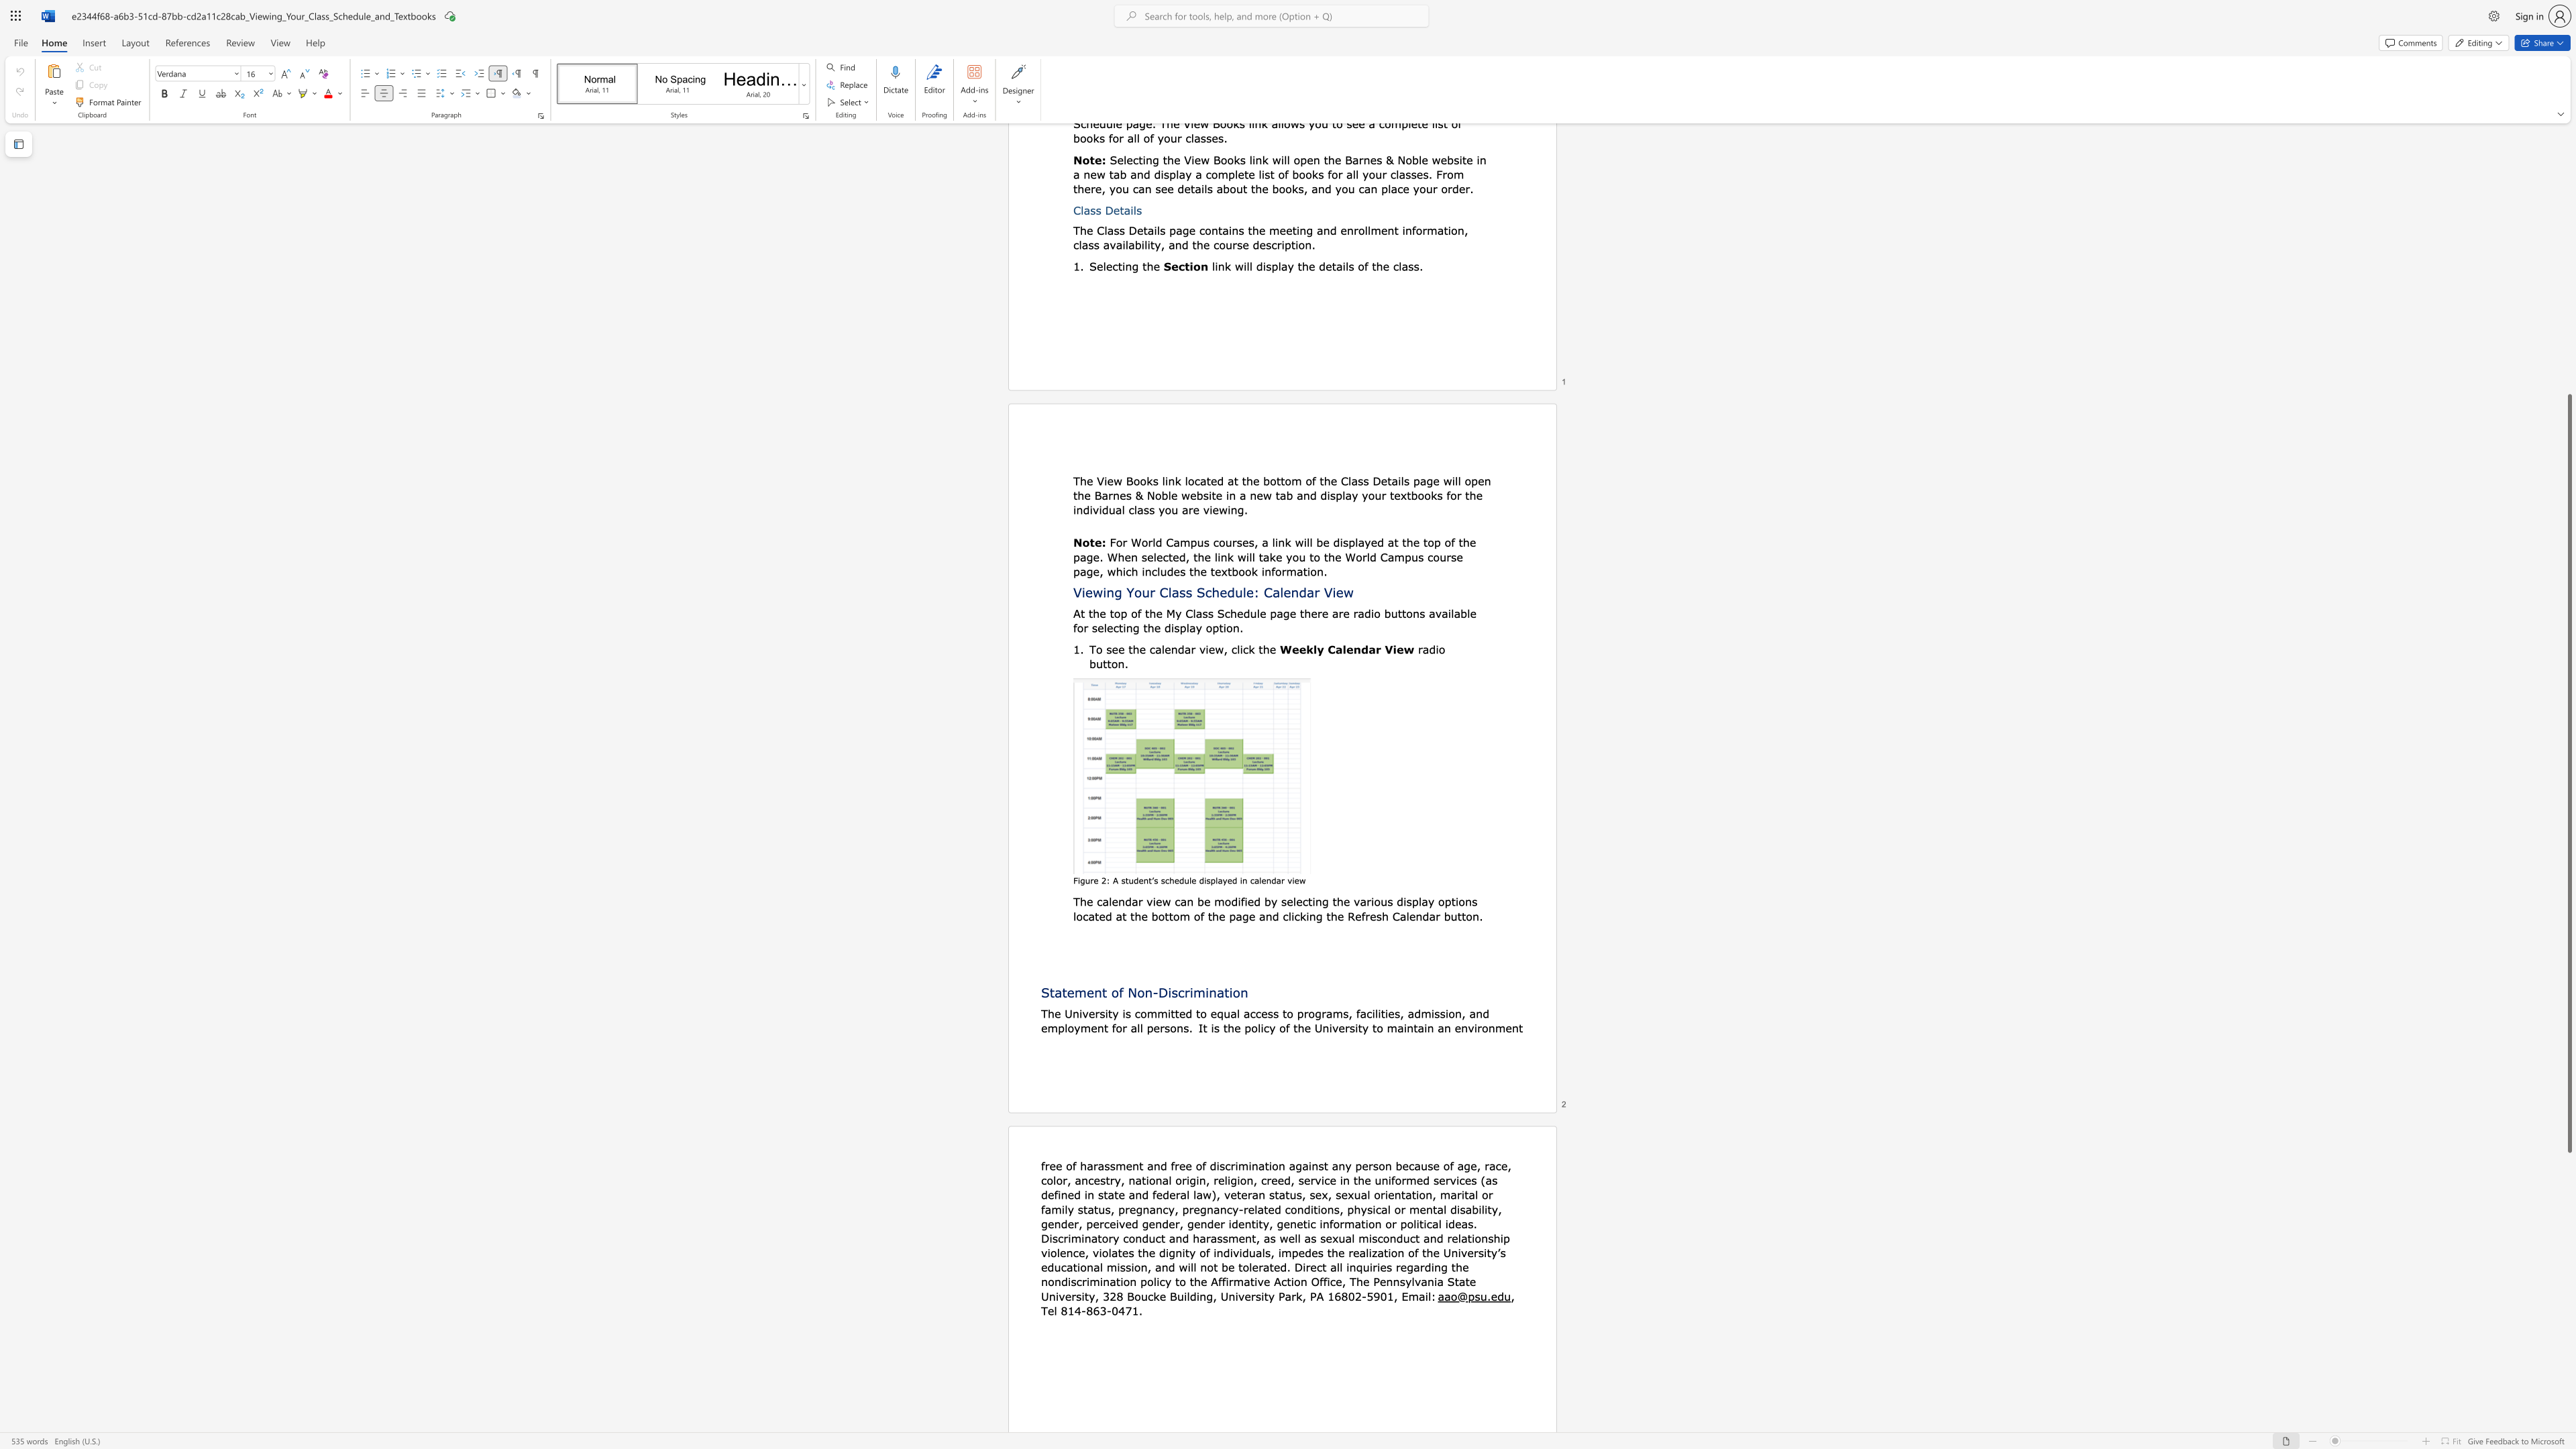 Image resolution: width=2576 pixels, height=1449 pixels. What do you see at coordinates (2568, 221) in the screenshot?
I see `the scrollbar to move the page upward` at bounding box center [2568, 221].